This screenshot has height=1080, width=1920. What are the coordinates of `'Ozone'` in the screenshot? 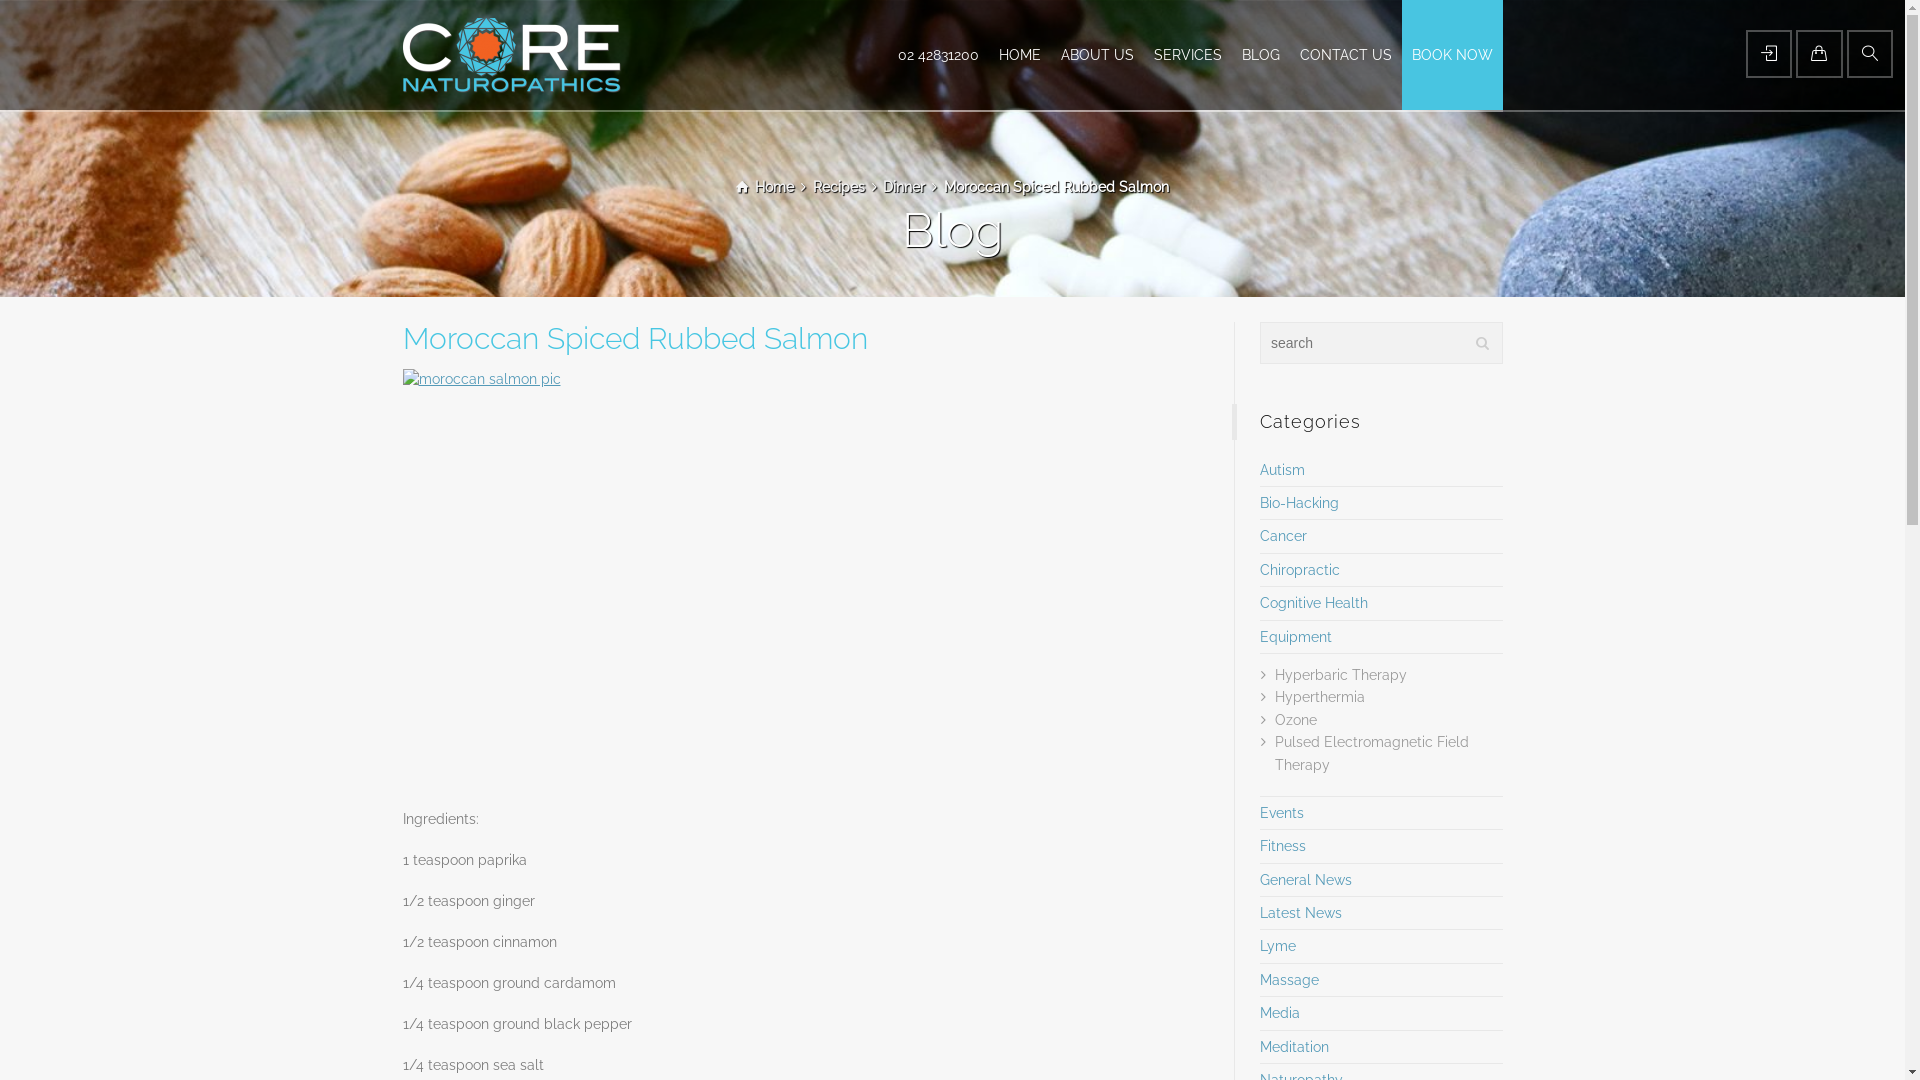 It's located at (1296, 720).